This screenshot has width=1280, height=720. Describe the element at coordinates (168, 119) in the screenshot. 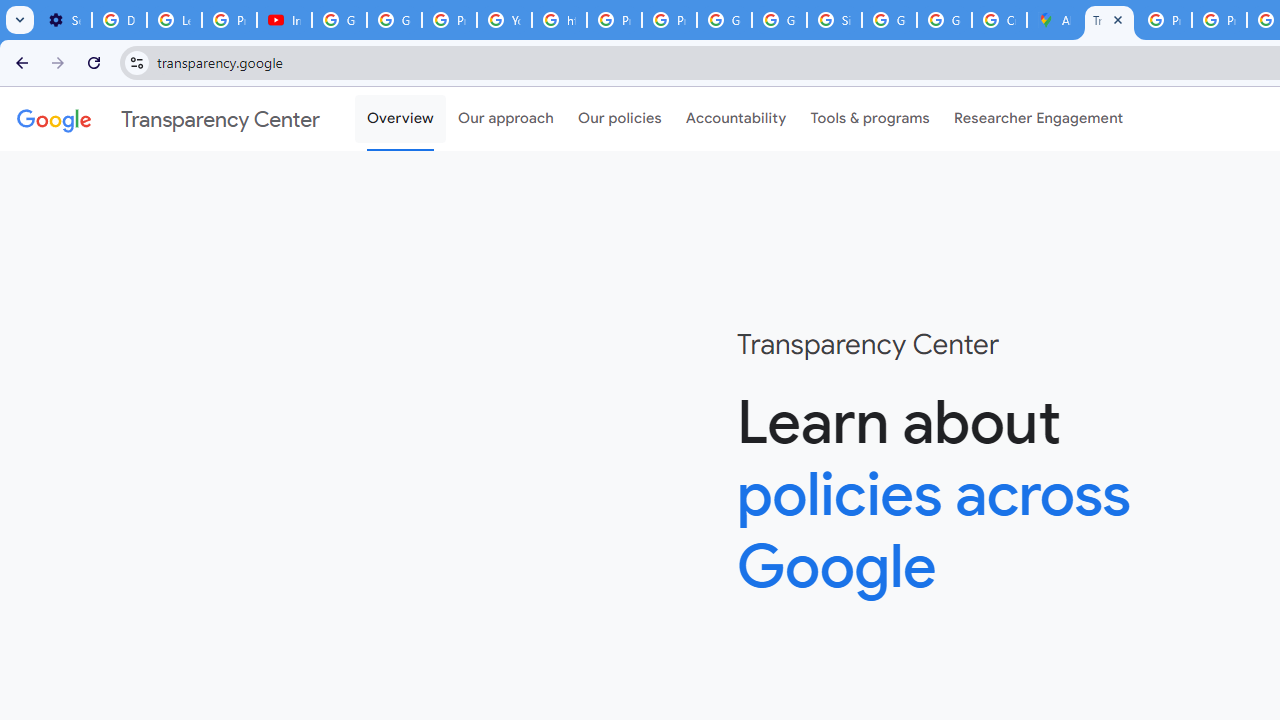

I see `'Transparency Center'` at that location.